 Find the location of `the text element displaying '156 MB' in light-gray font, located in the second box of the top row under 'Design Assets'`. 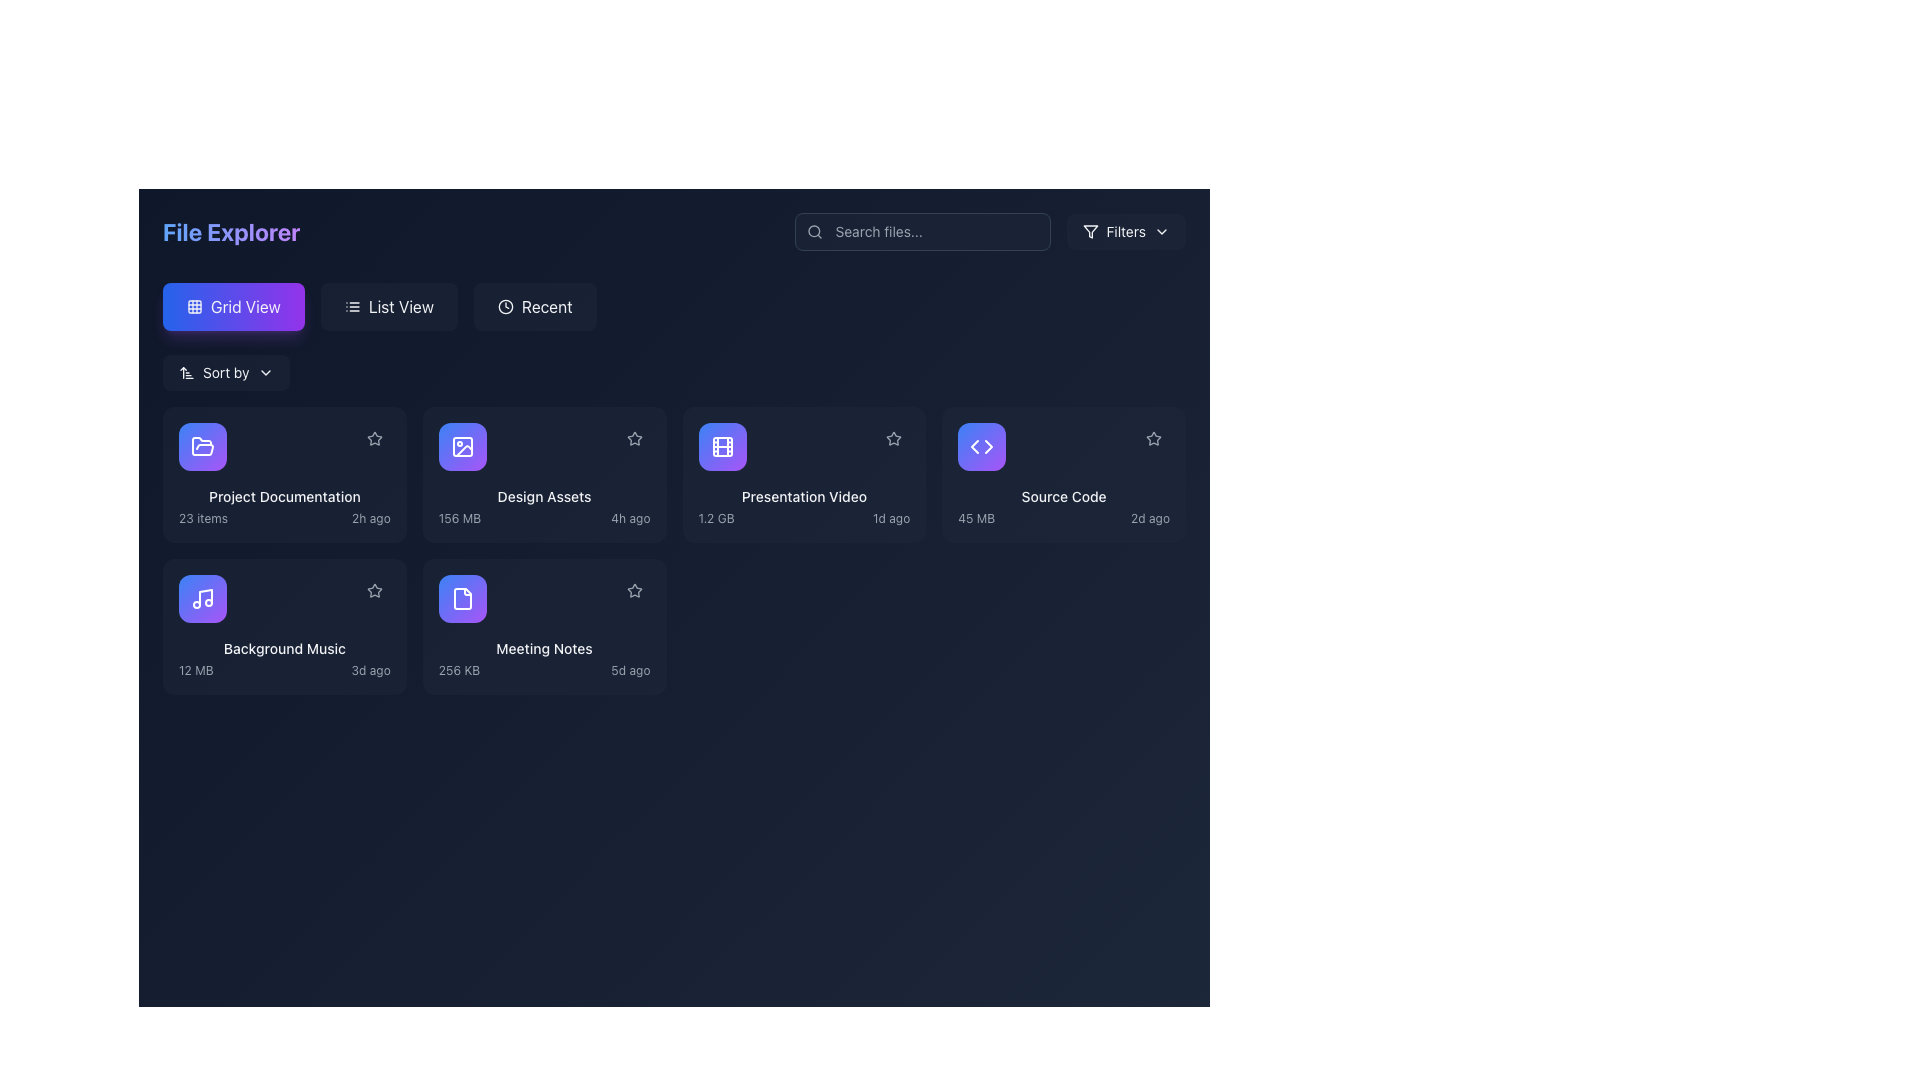

the text element displaying '156 MB' in light-gray font, located in the second box of the top row under 'Design Assets' is located at coordinates (459, 518).